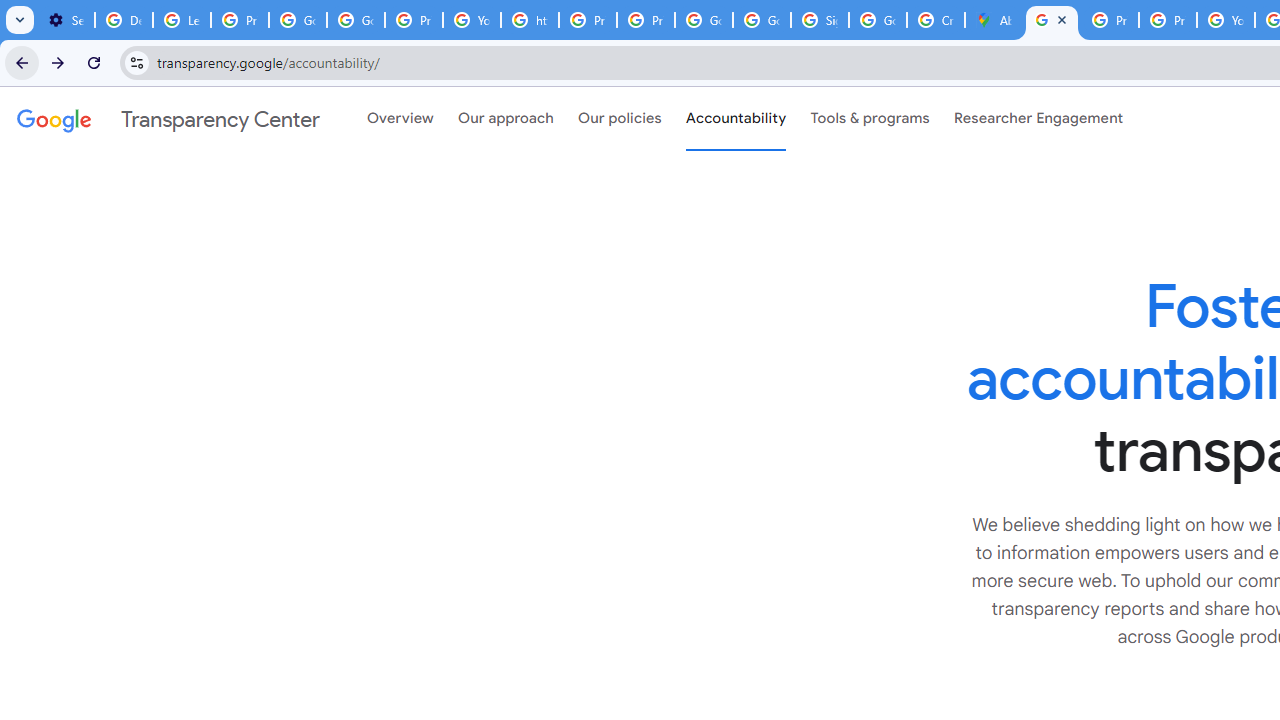  What do you see at coordinates (935, 20) in the screenshot?
I see `'Create your Google Account'` at bounding box center [935, 20].